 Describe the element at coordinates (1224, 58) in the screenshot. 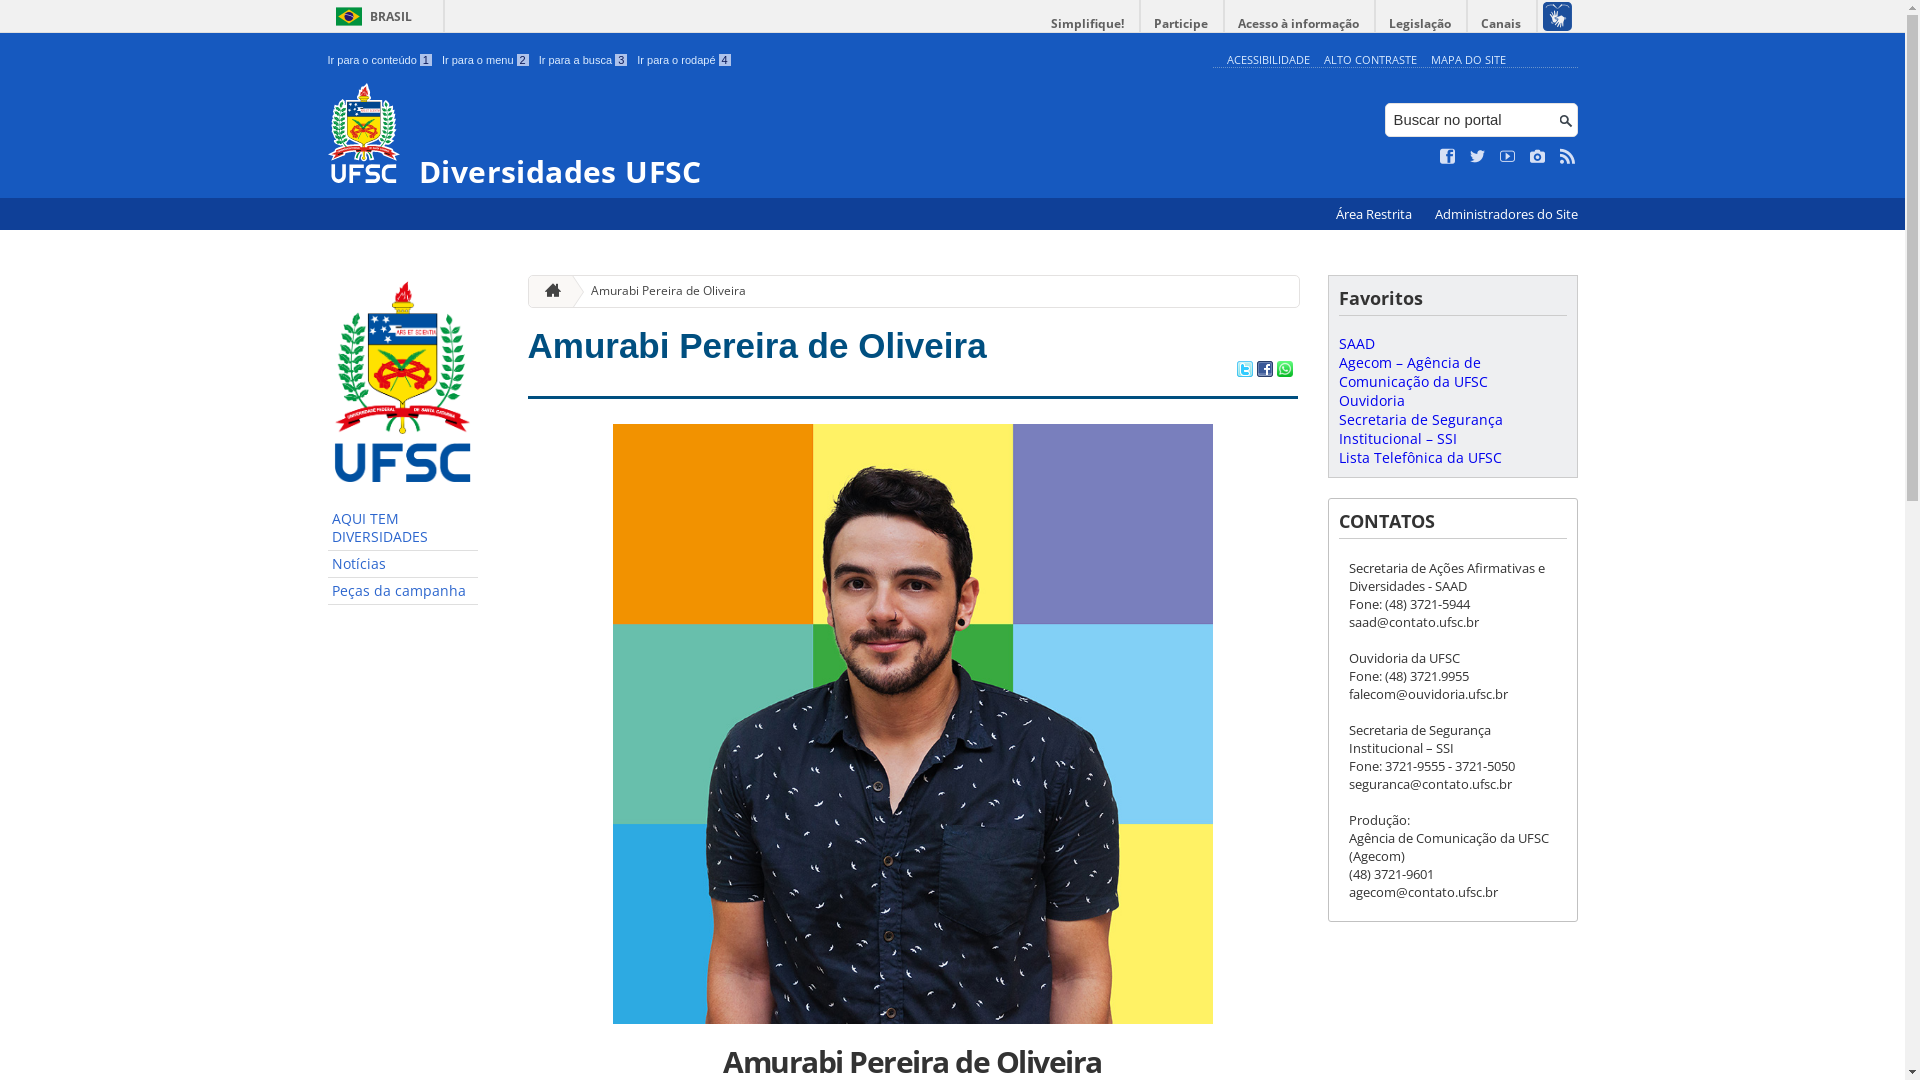

I see `'ACESSIBILIDADE'` at that location.